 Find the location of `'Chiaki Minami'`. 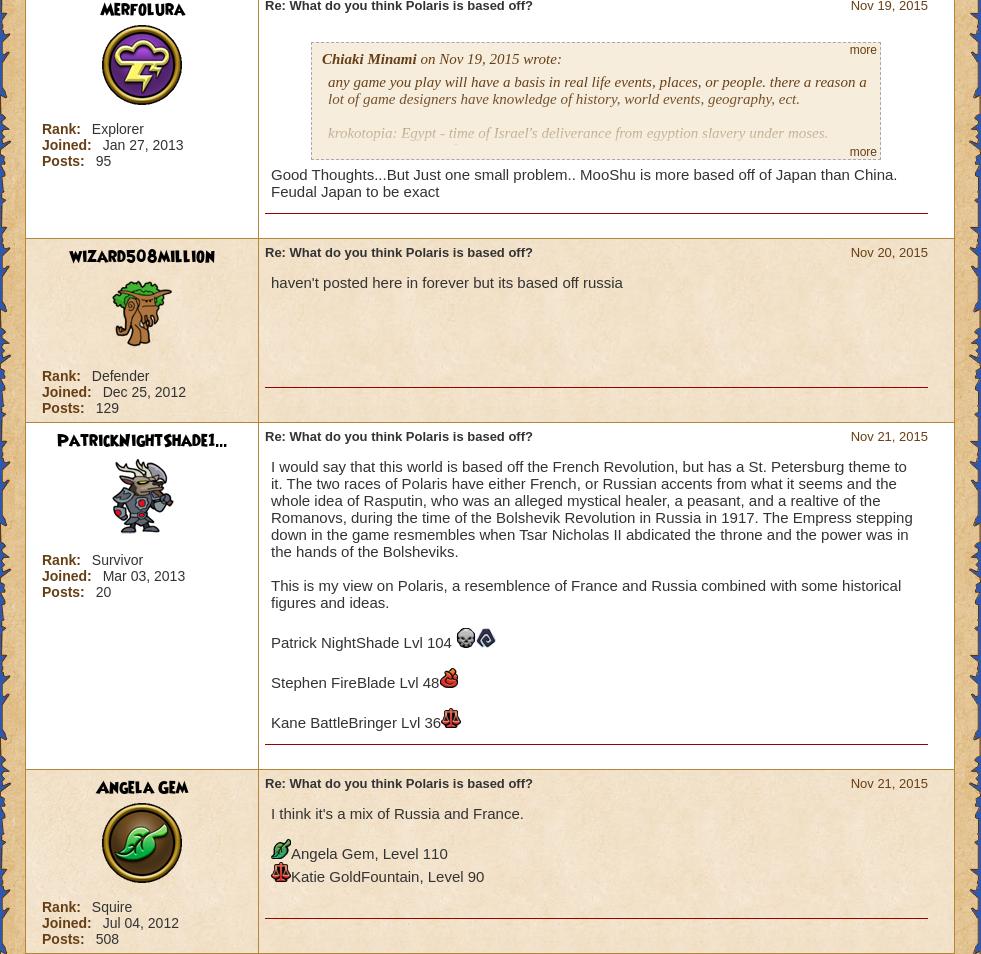

'Chiaki Minami' is located at coordinates (367, 57).